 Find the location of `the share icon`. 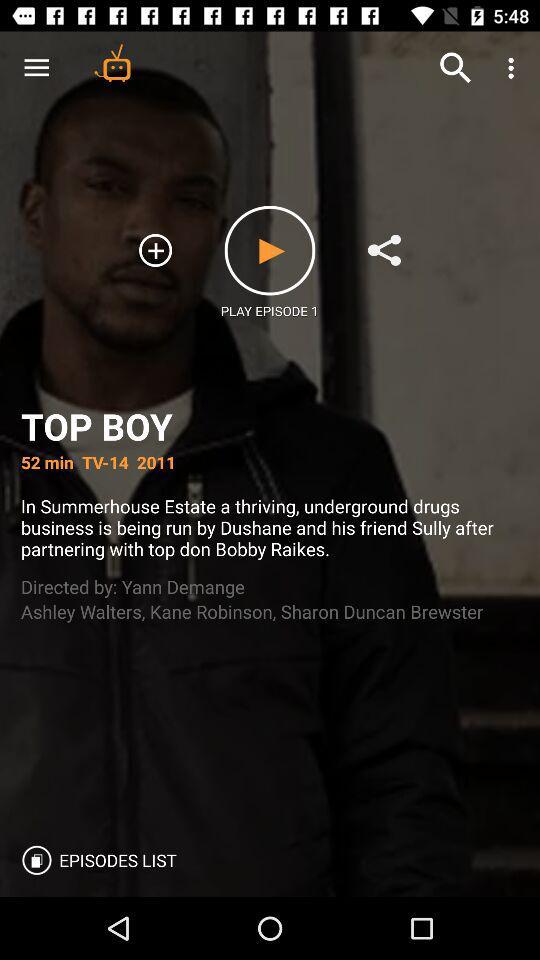

the share icon is located at coordinates (384, 249).